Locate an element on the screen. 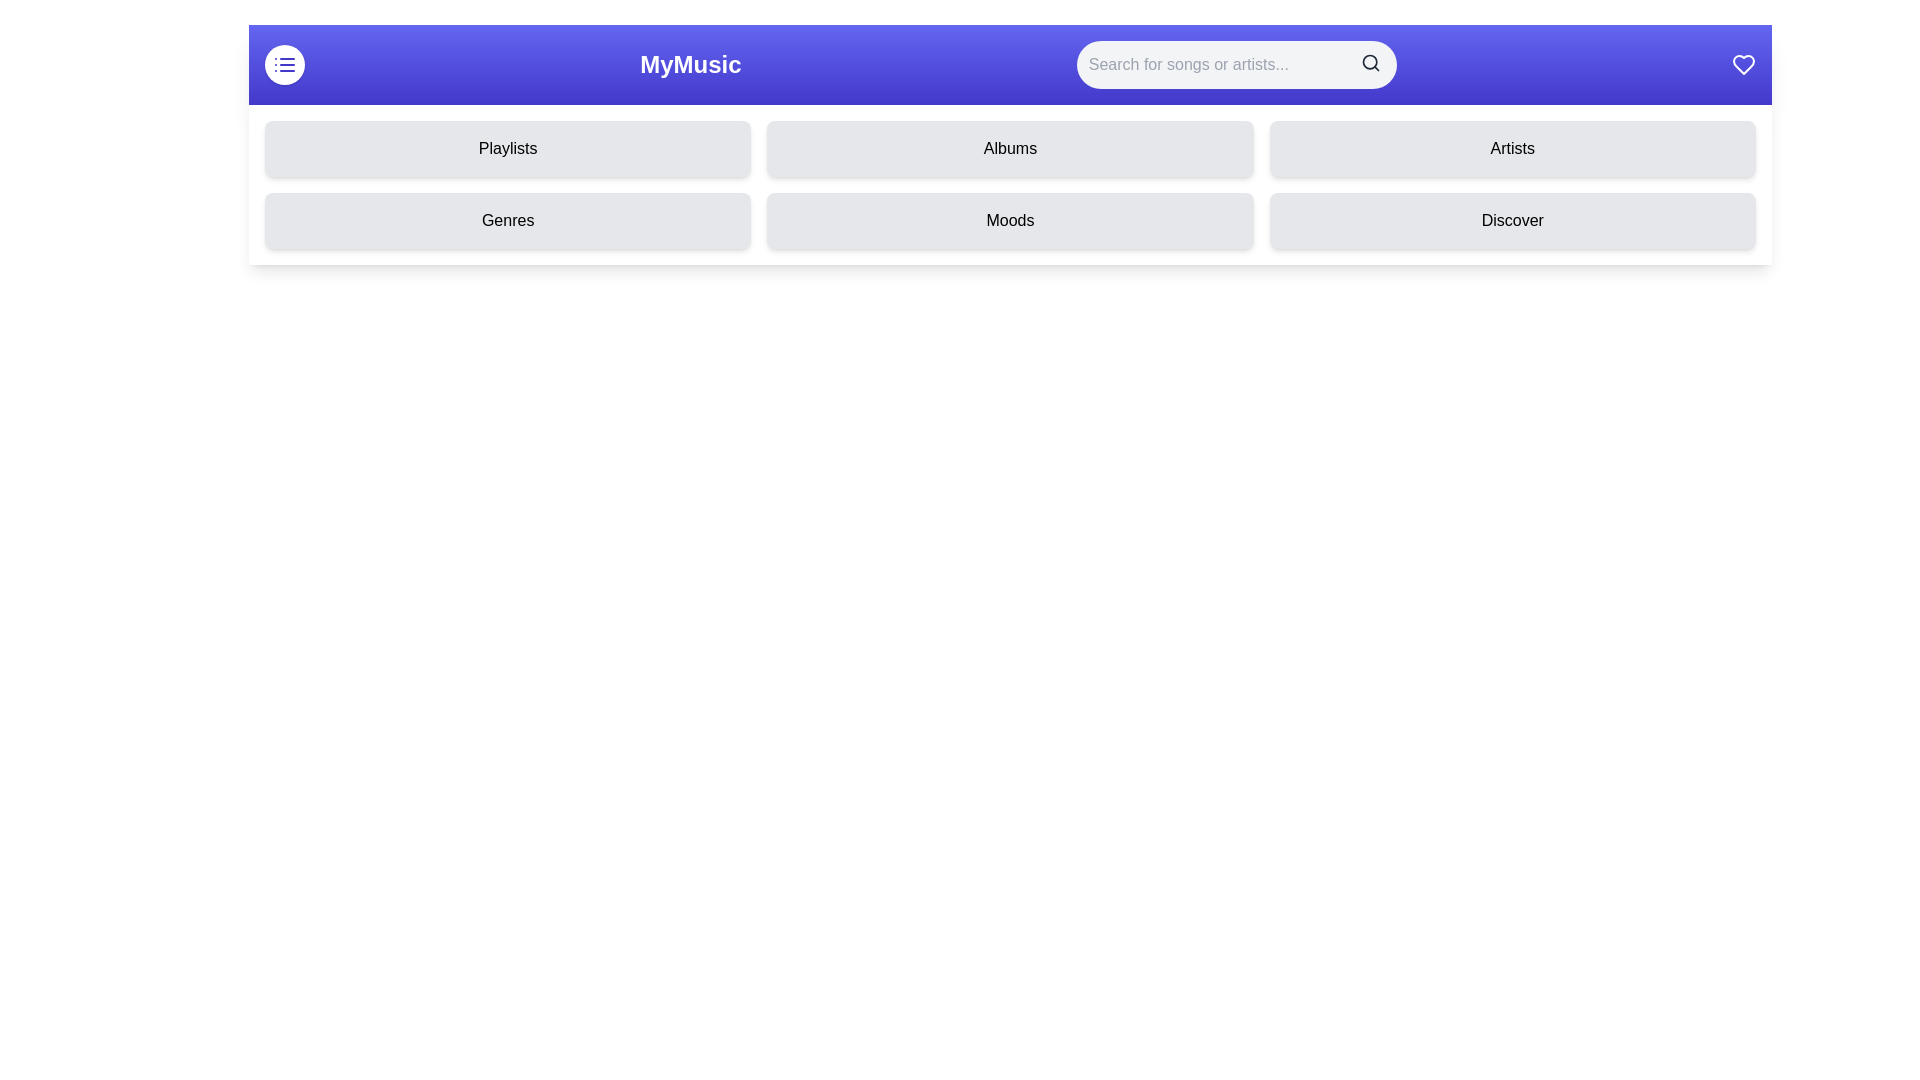  the category Playlists from the menu is located at coordinates (508, 148).